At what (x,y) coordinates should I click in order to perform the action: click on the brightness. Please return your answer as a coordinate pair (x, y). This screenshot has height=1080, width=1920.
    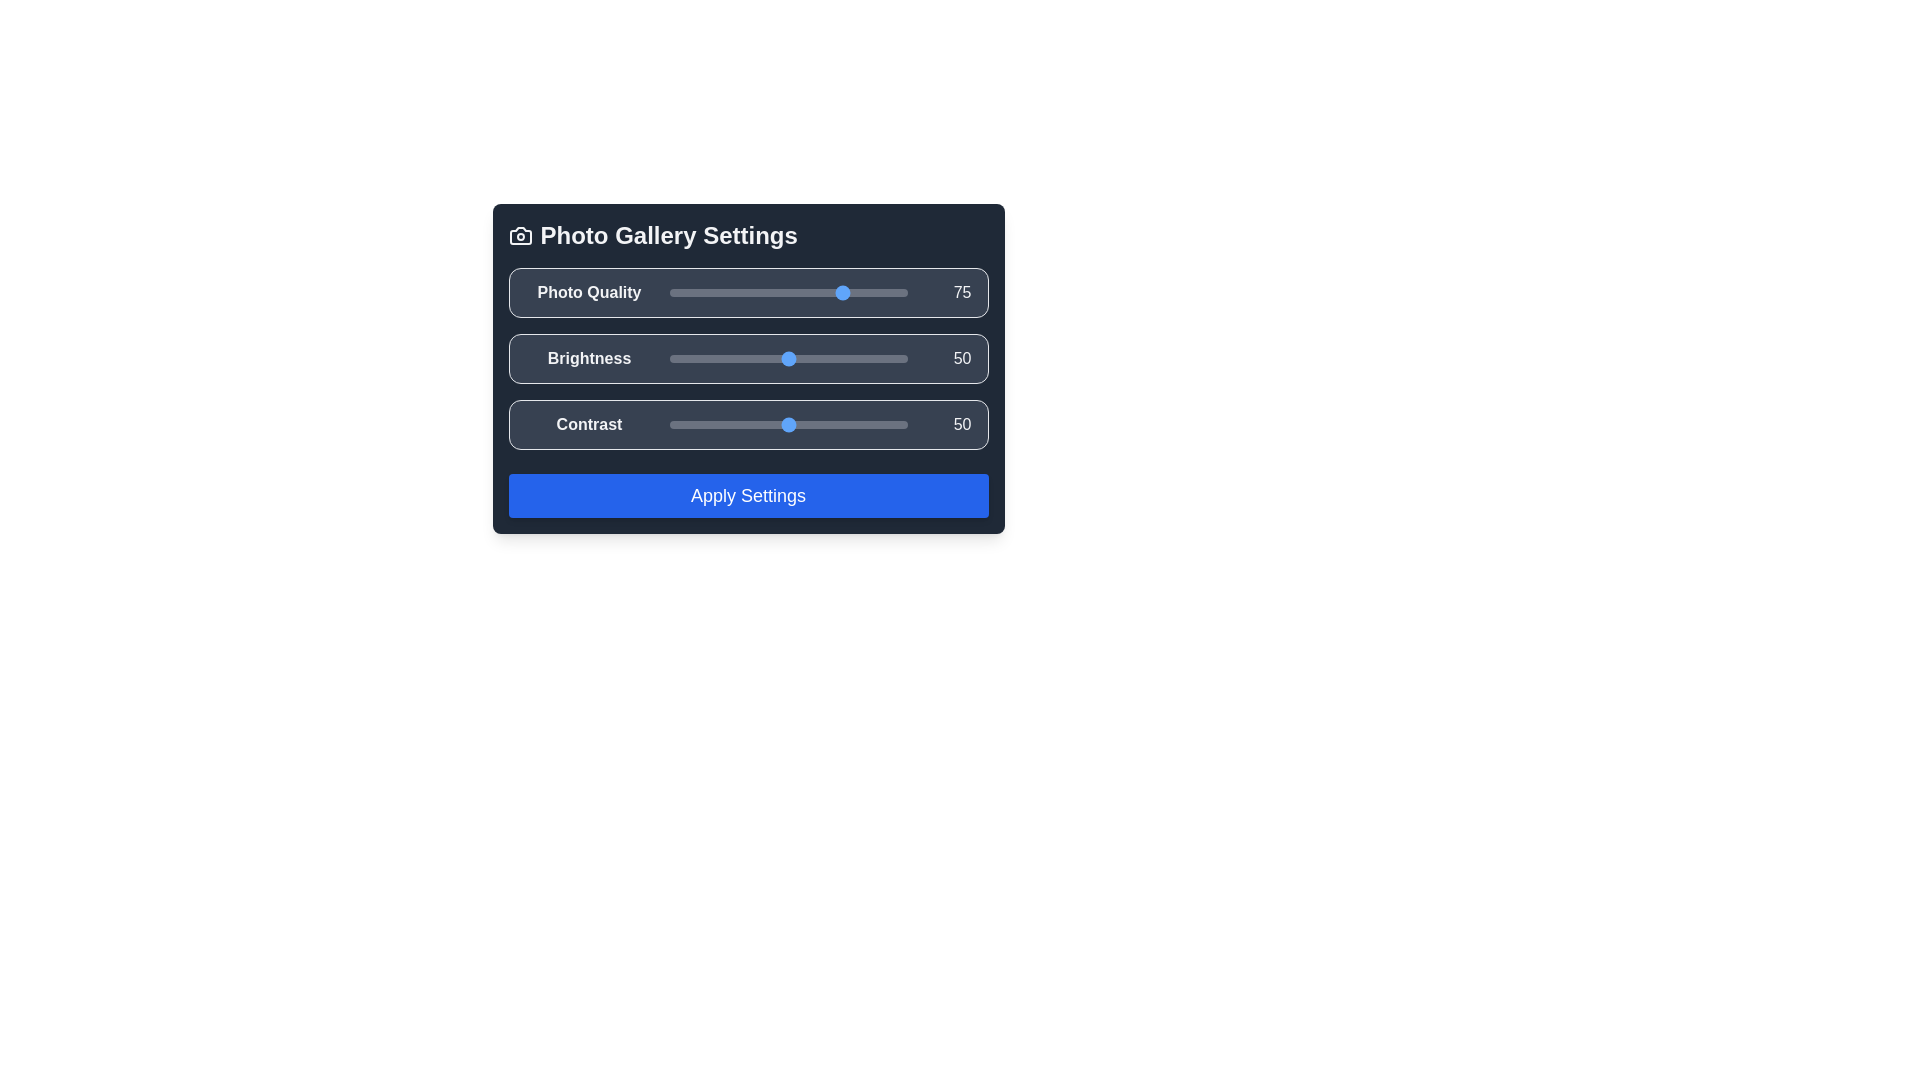
    Looking at the image, I should click on (840, 357).